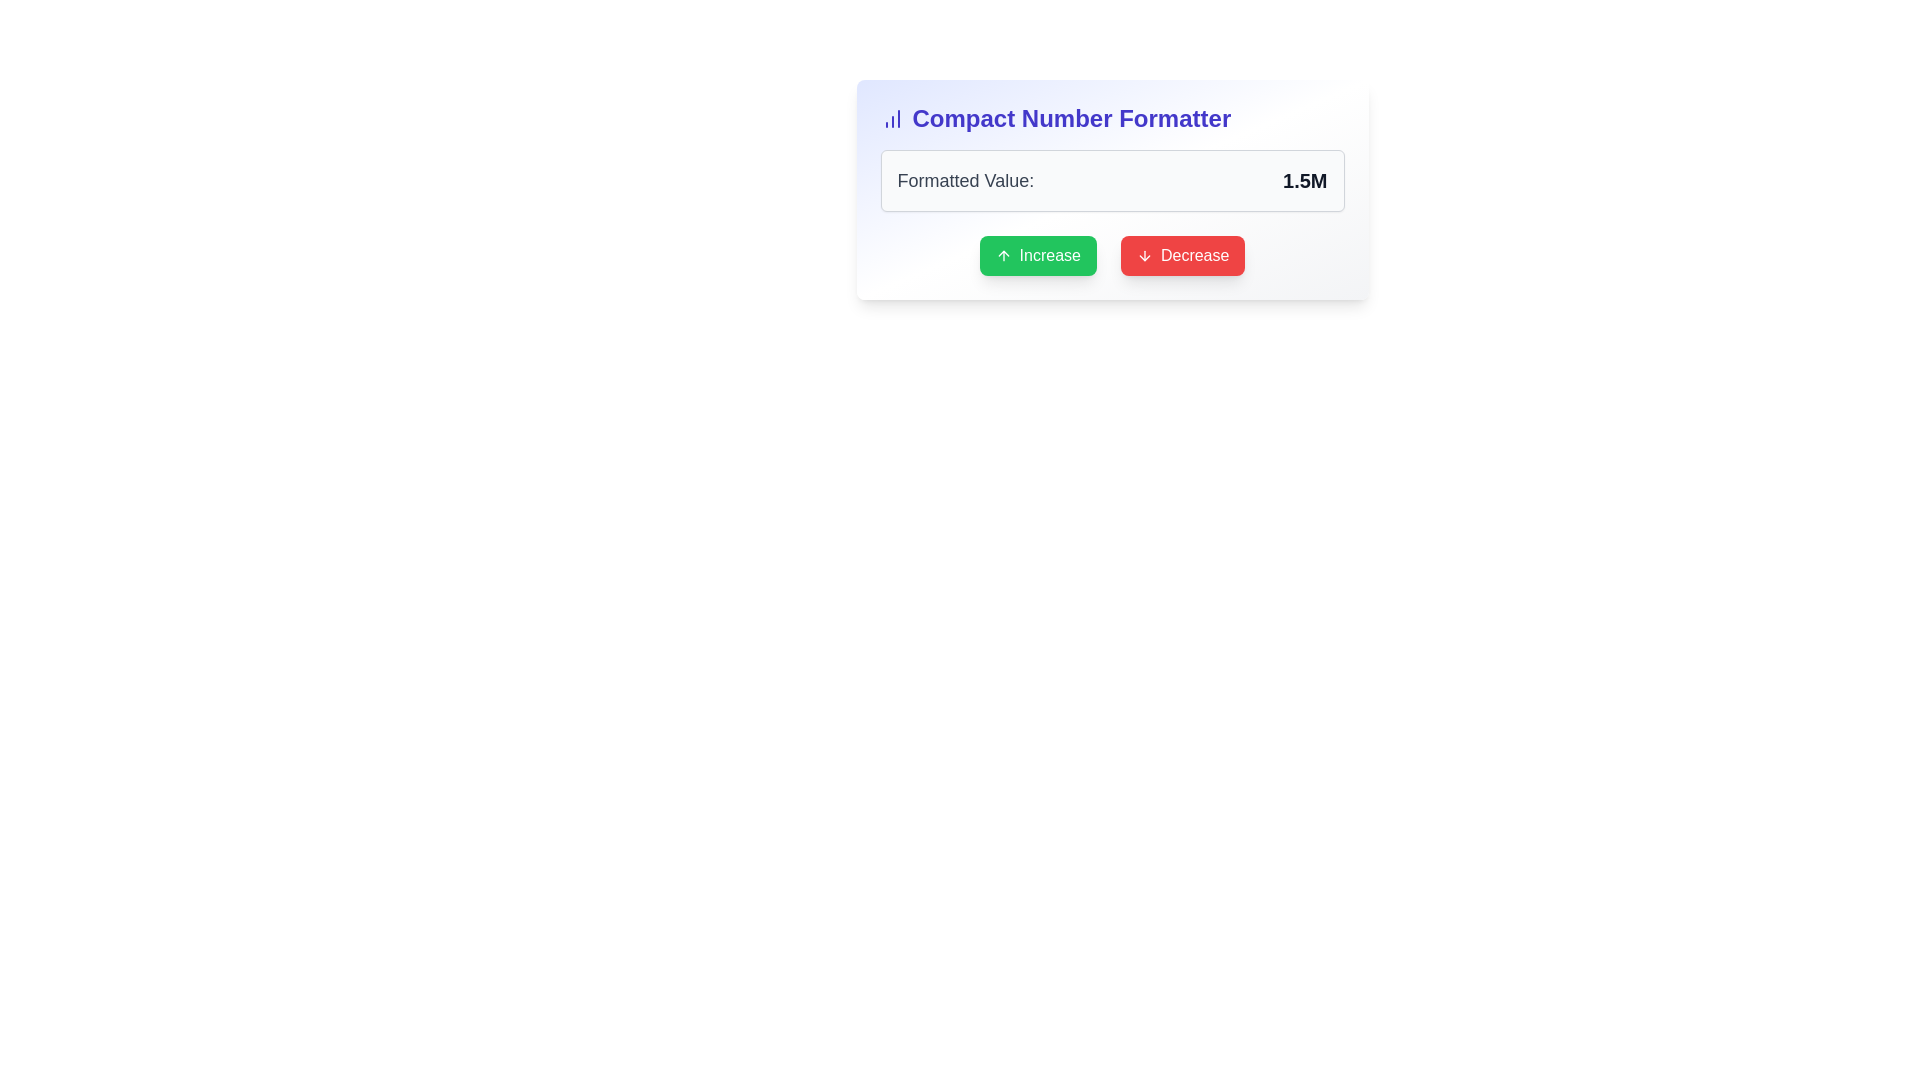 The image size is (1920, 1080). I want to click on the downwards-pointing arrow icon located above the red text 'Decrease' within the 'Decrease' button, so click(1144, 254).